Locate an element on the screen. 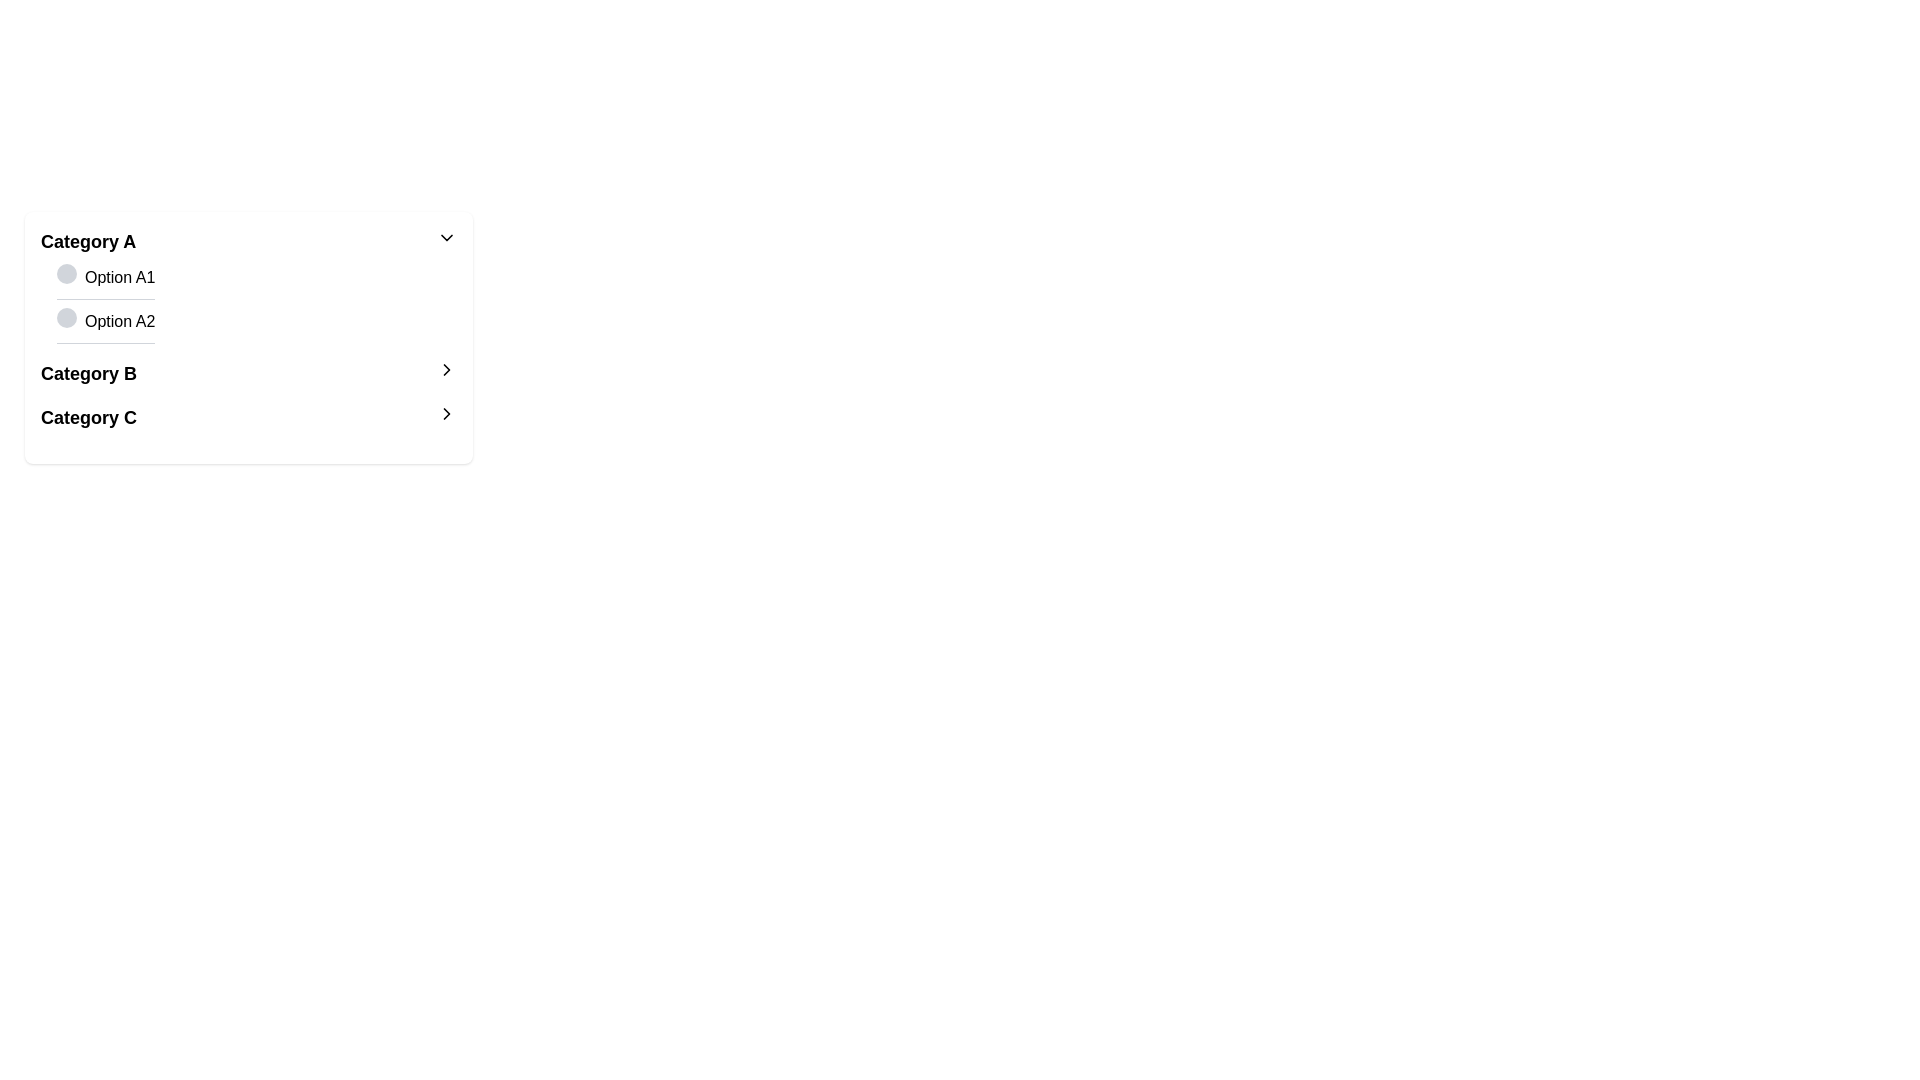 This screenshot has height=1080, width=1920. the text label 'Option A1' which is associated with a selectable menu option, located to the right of a small circular icon under the heading 'Category A' is located at coordinates (119, 277).